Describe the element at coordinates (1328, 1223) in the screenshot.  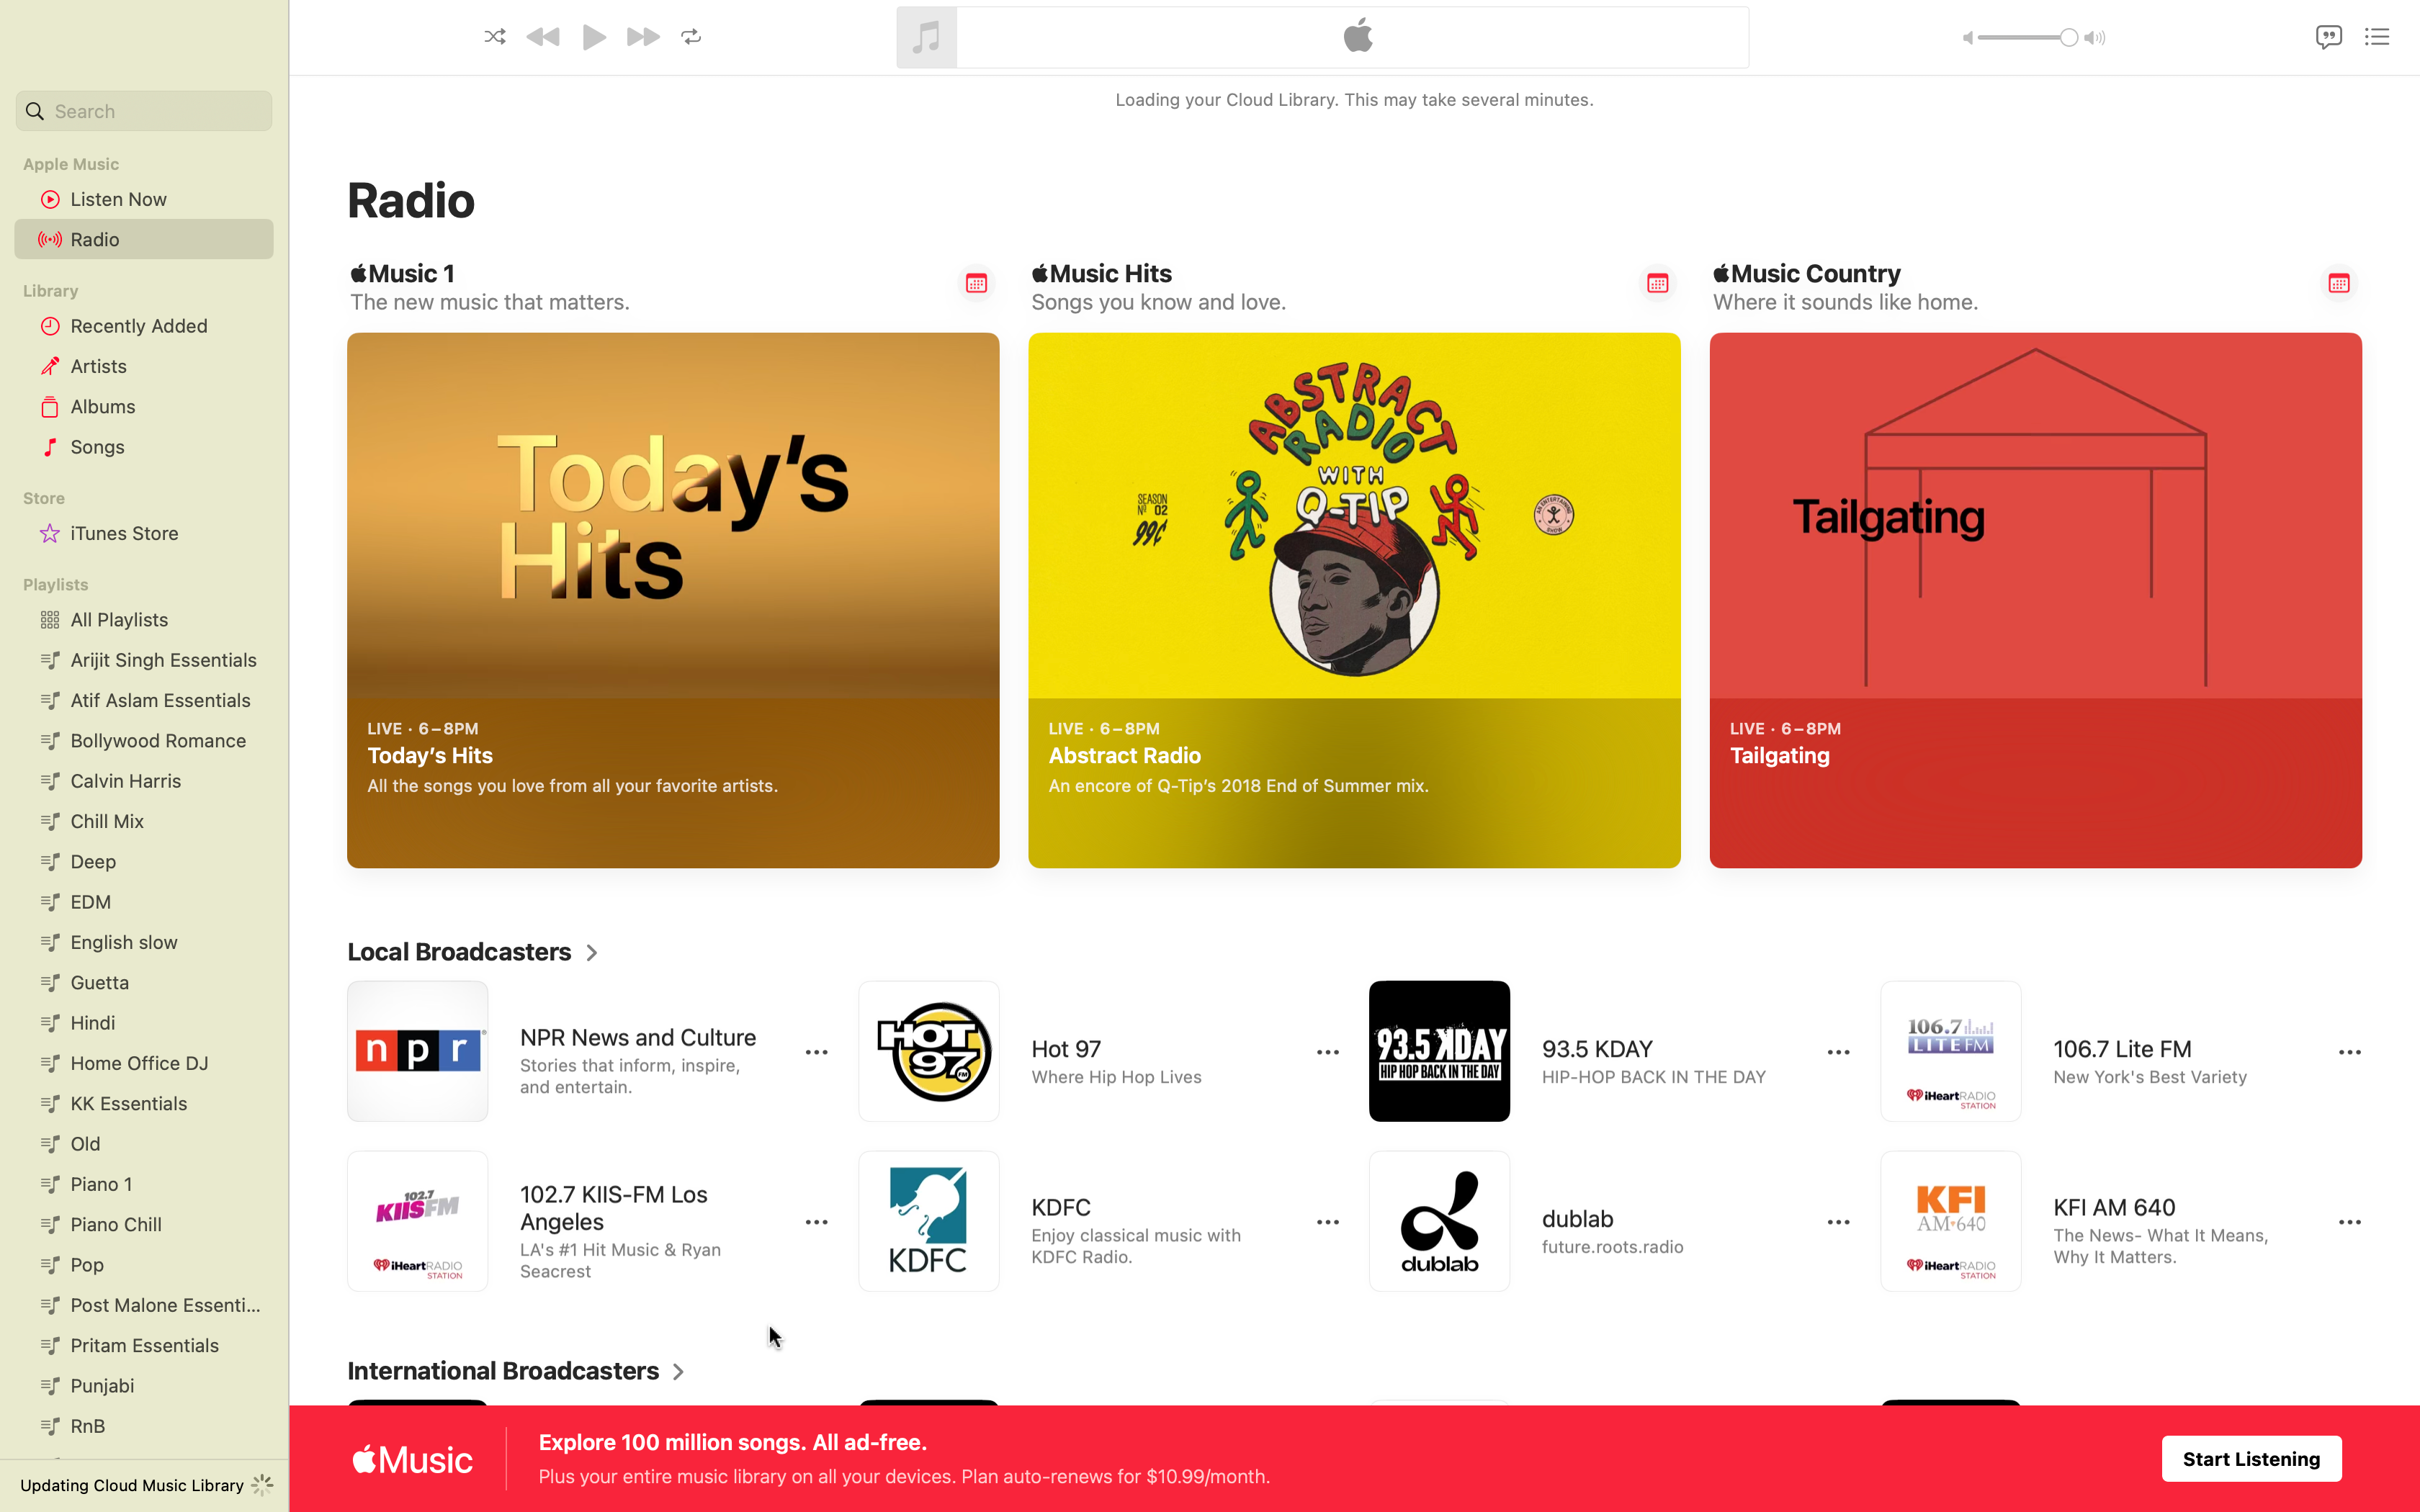
I see `to reveal additional controls for KDFC radio` at that location.